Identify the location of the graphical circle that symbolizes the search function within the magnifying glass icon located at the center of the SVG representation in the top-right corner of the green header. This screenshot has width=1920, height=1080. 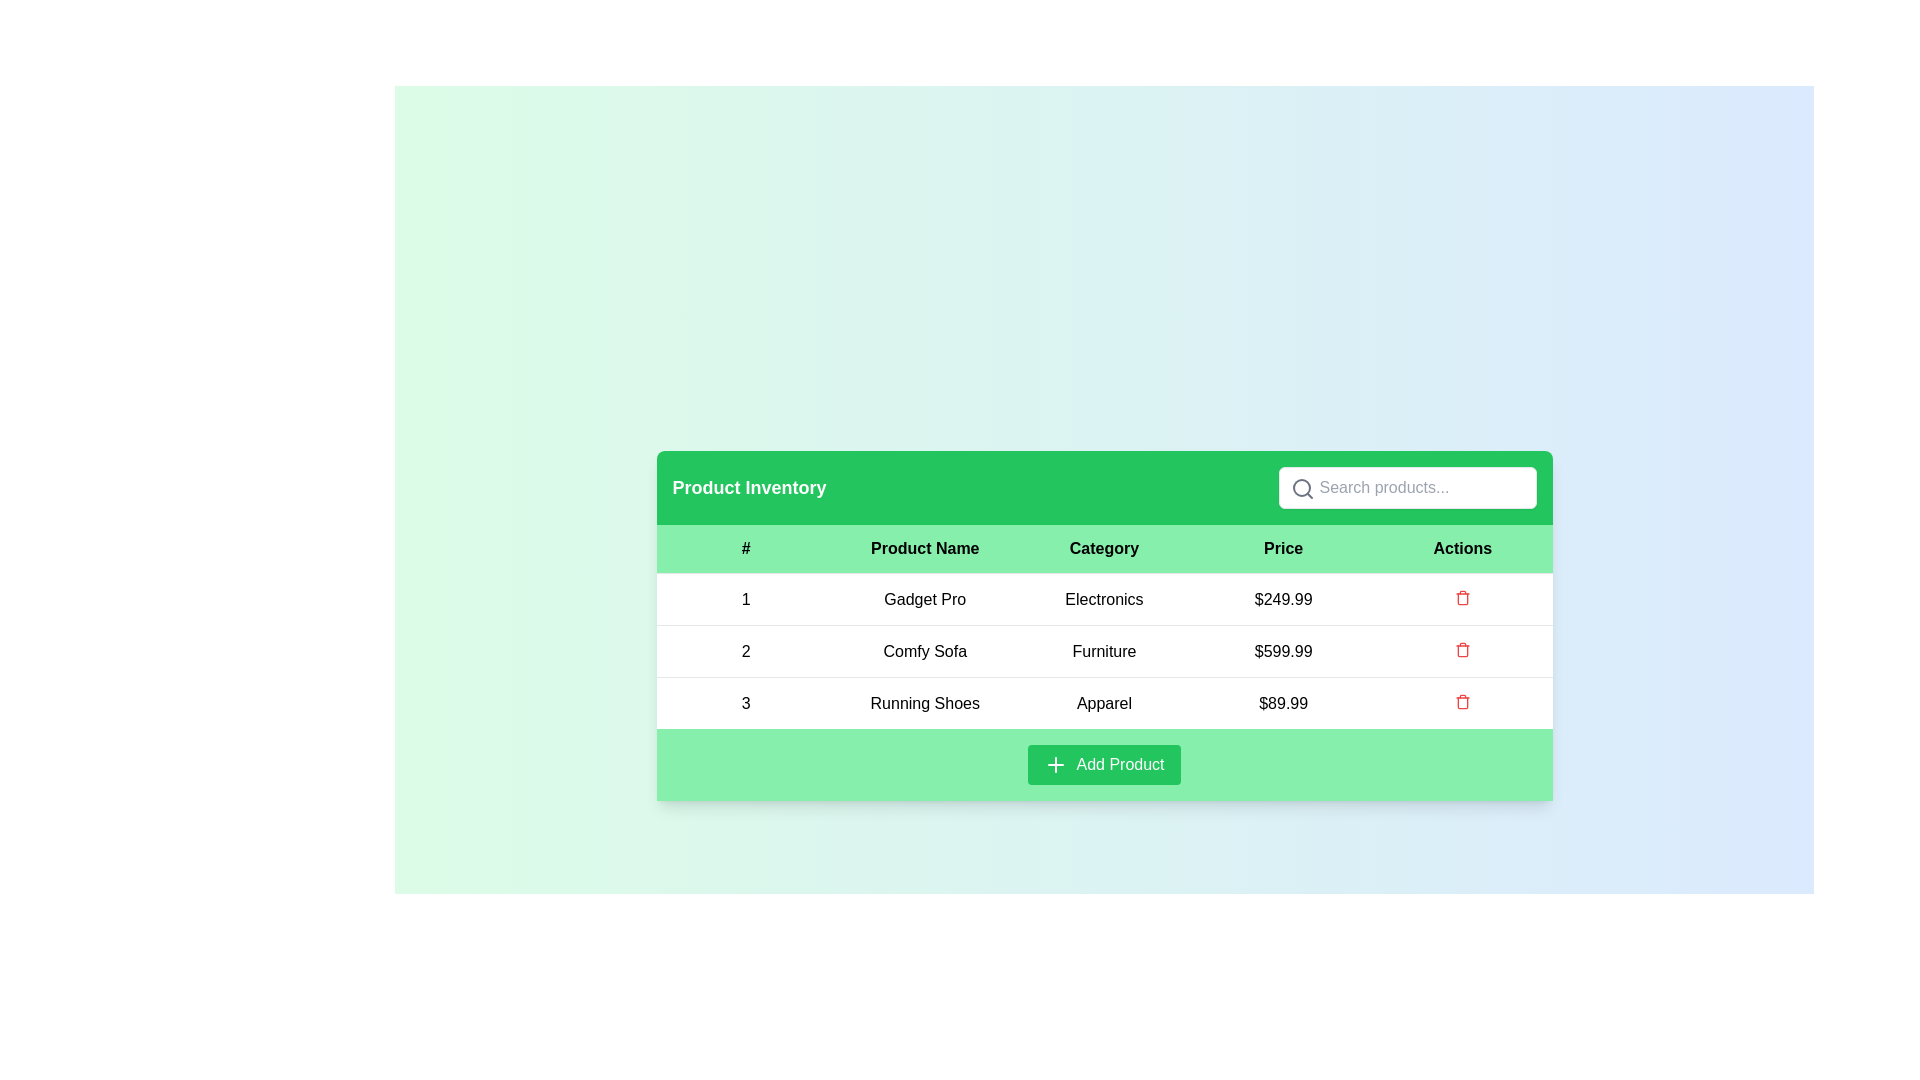
(1301, 488).